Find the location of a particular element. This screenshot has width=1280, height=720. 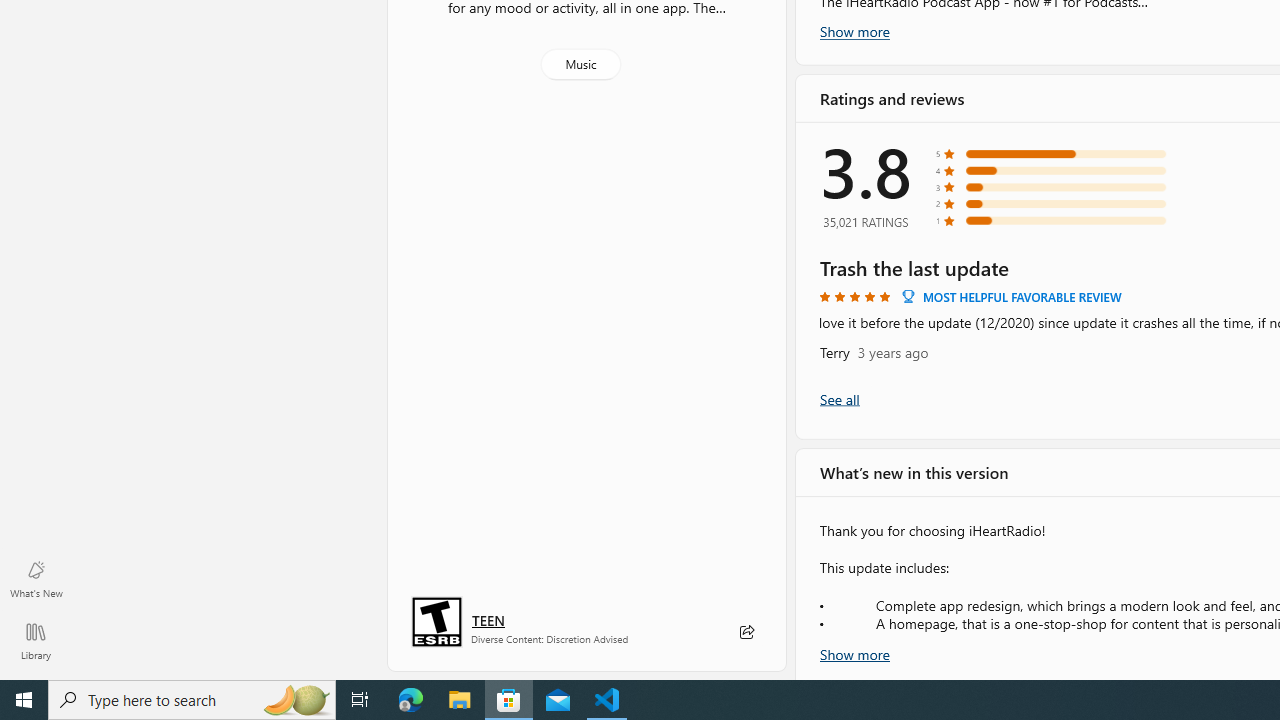

'Show more' is located at coordinates (855, 652).